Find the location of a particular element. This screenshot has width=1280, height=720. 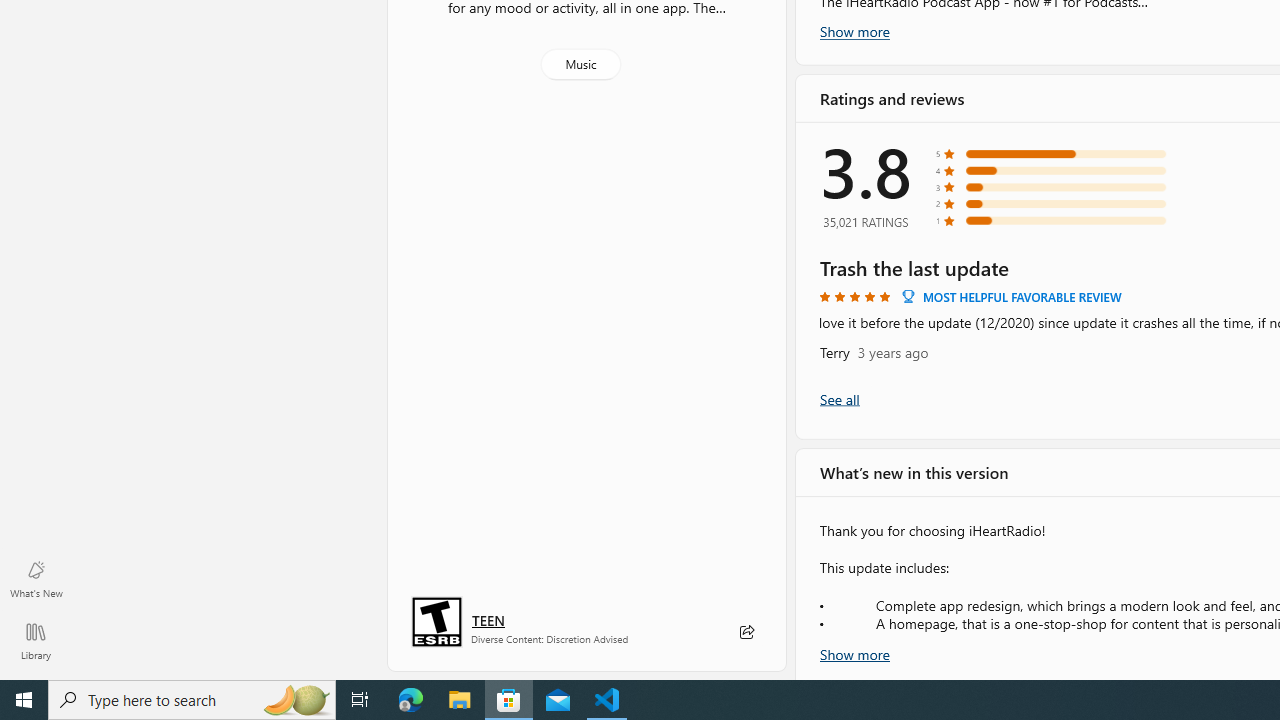

'Show more' is located at coordinates (855, 652).